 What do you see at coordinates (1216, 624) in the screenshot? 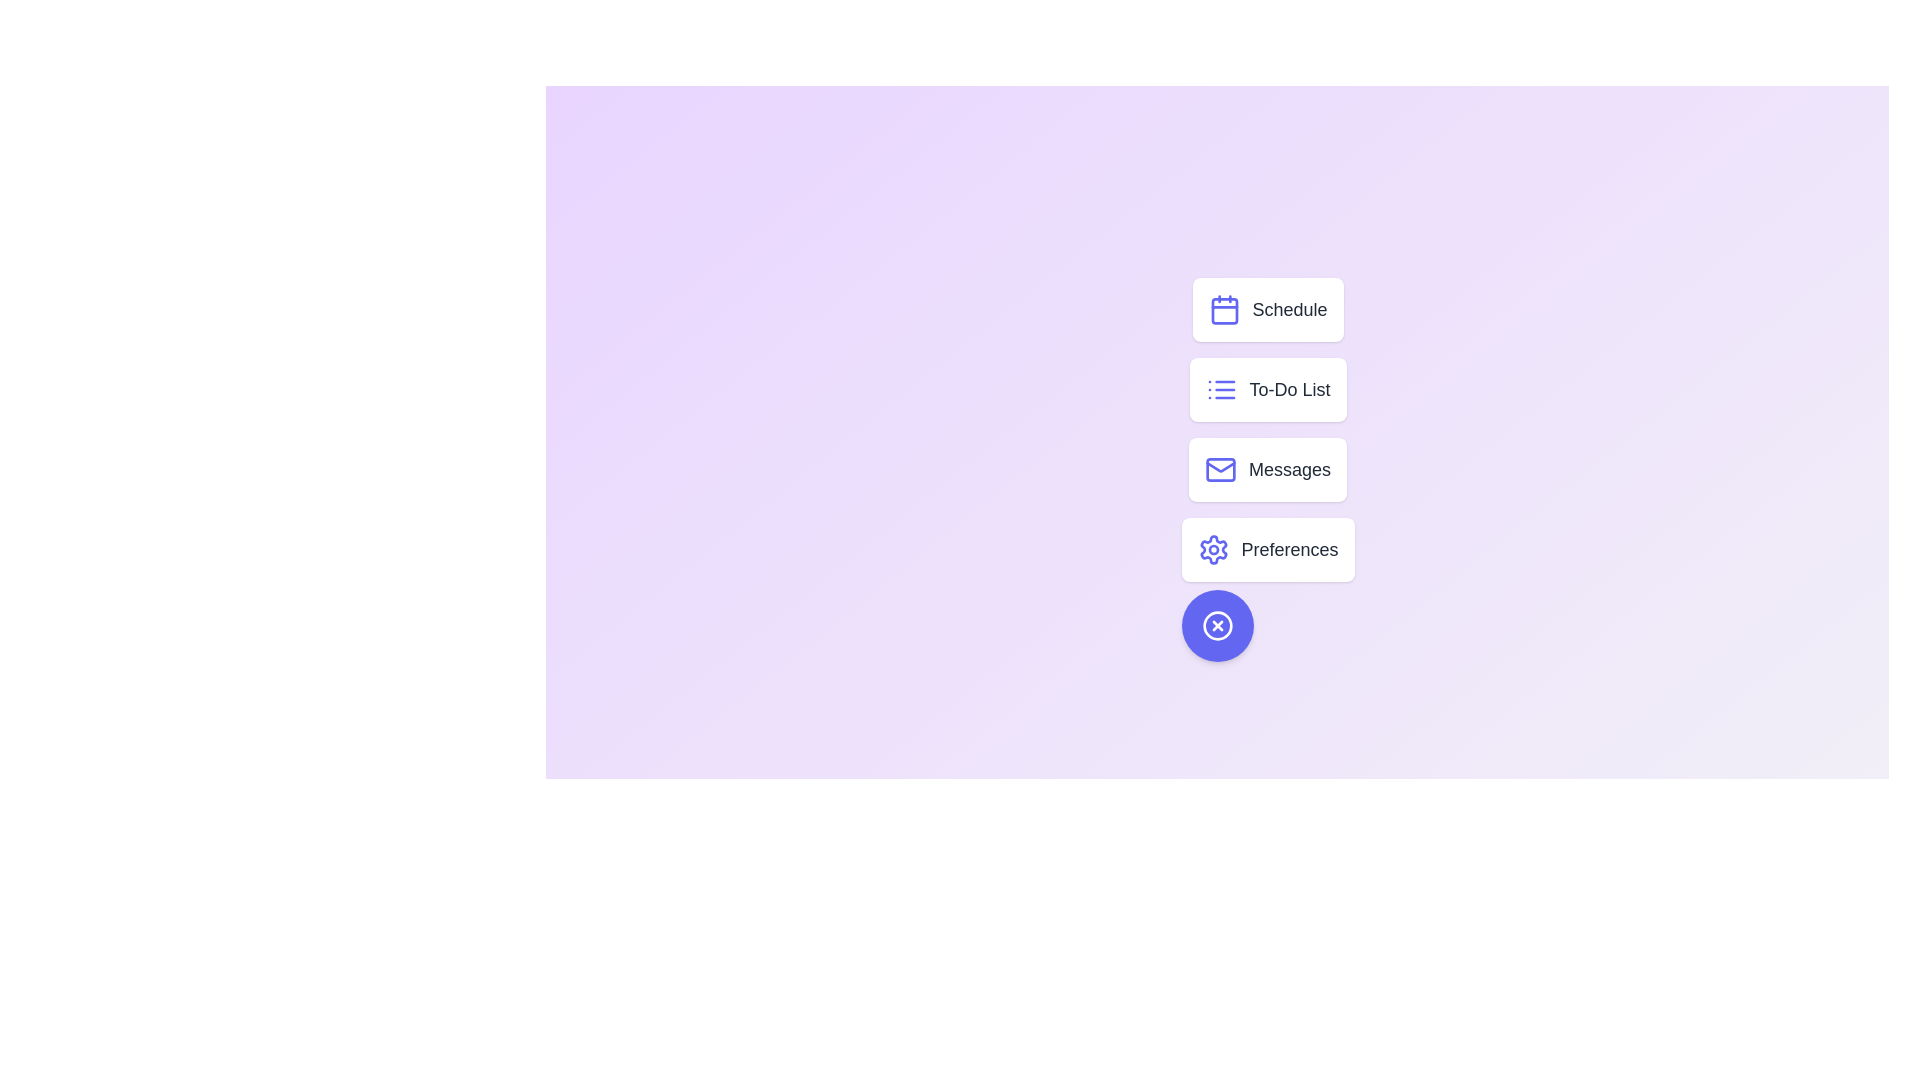
I see `the floating button to toggle the menu` at bounding box center [1216, 624].